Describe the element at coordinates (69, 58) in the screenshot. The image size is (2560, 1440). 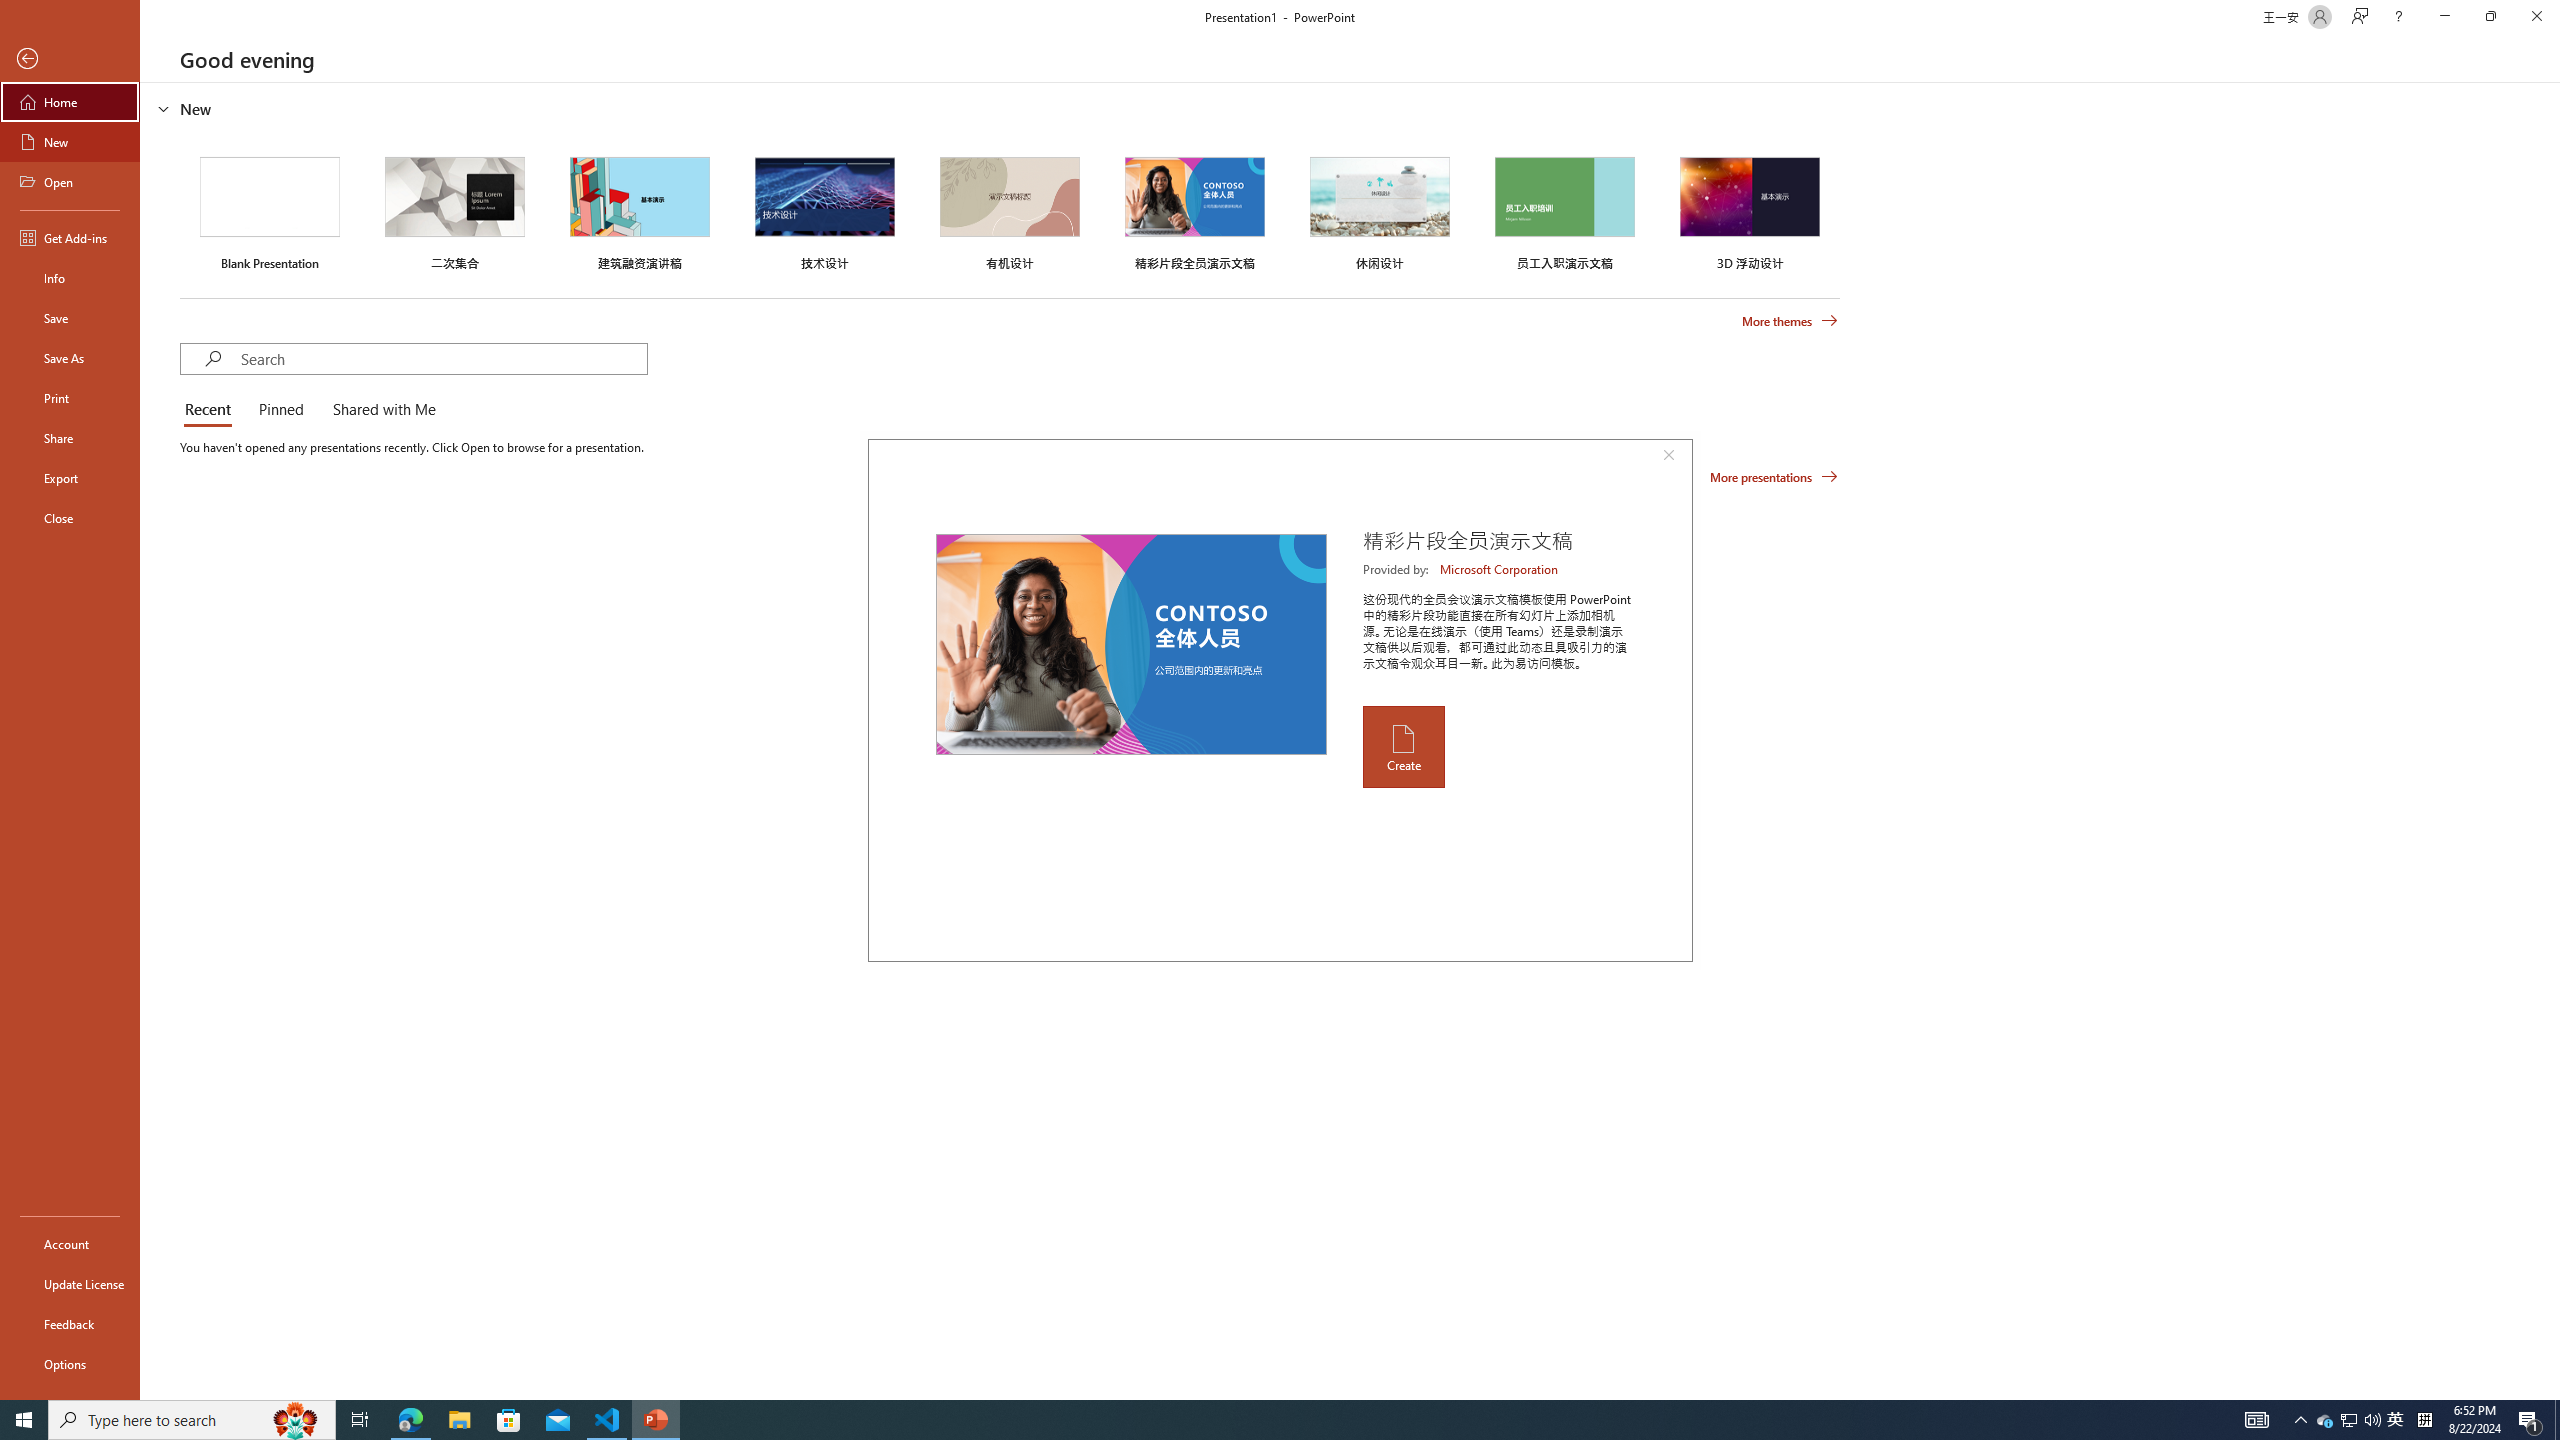
I see `'Back'` at that location.